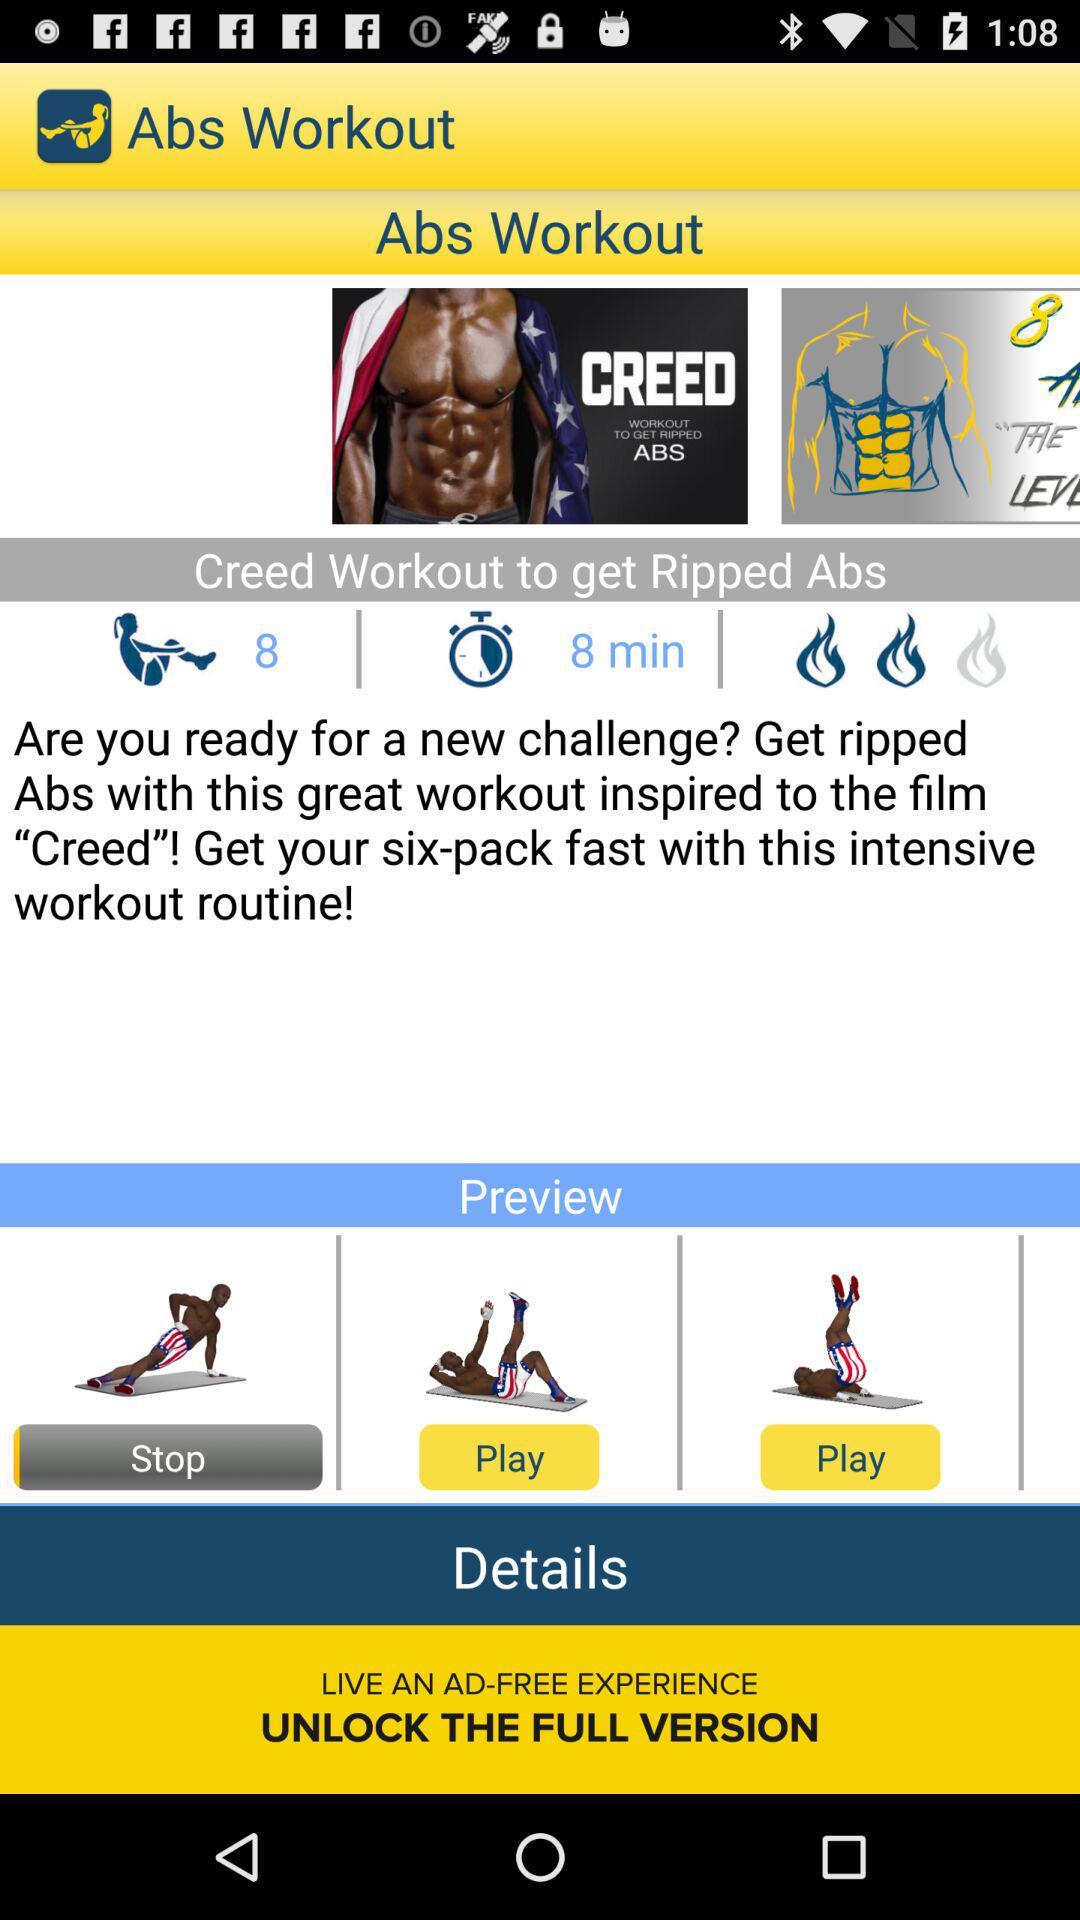  I want to click on the icon above the live an ad, so click(540, 1564).